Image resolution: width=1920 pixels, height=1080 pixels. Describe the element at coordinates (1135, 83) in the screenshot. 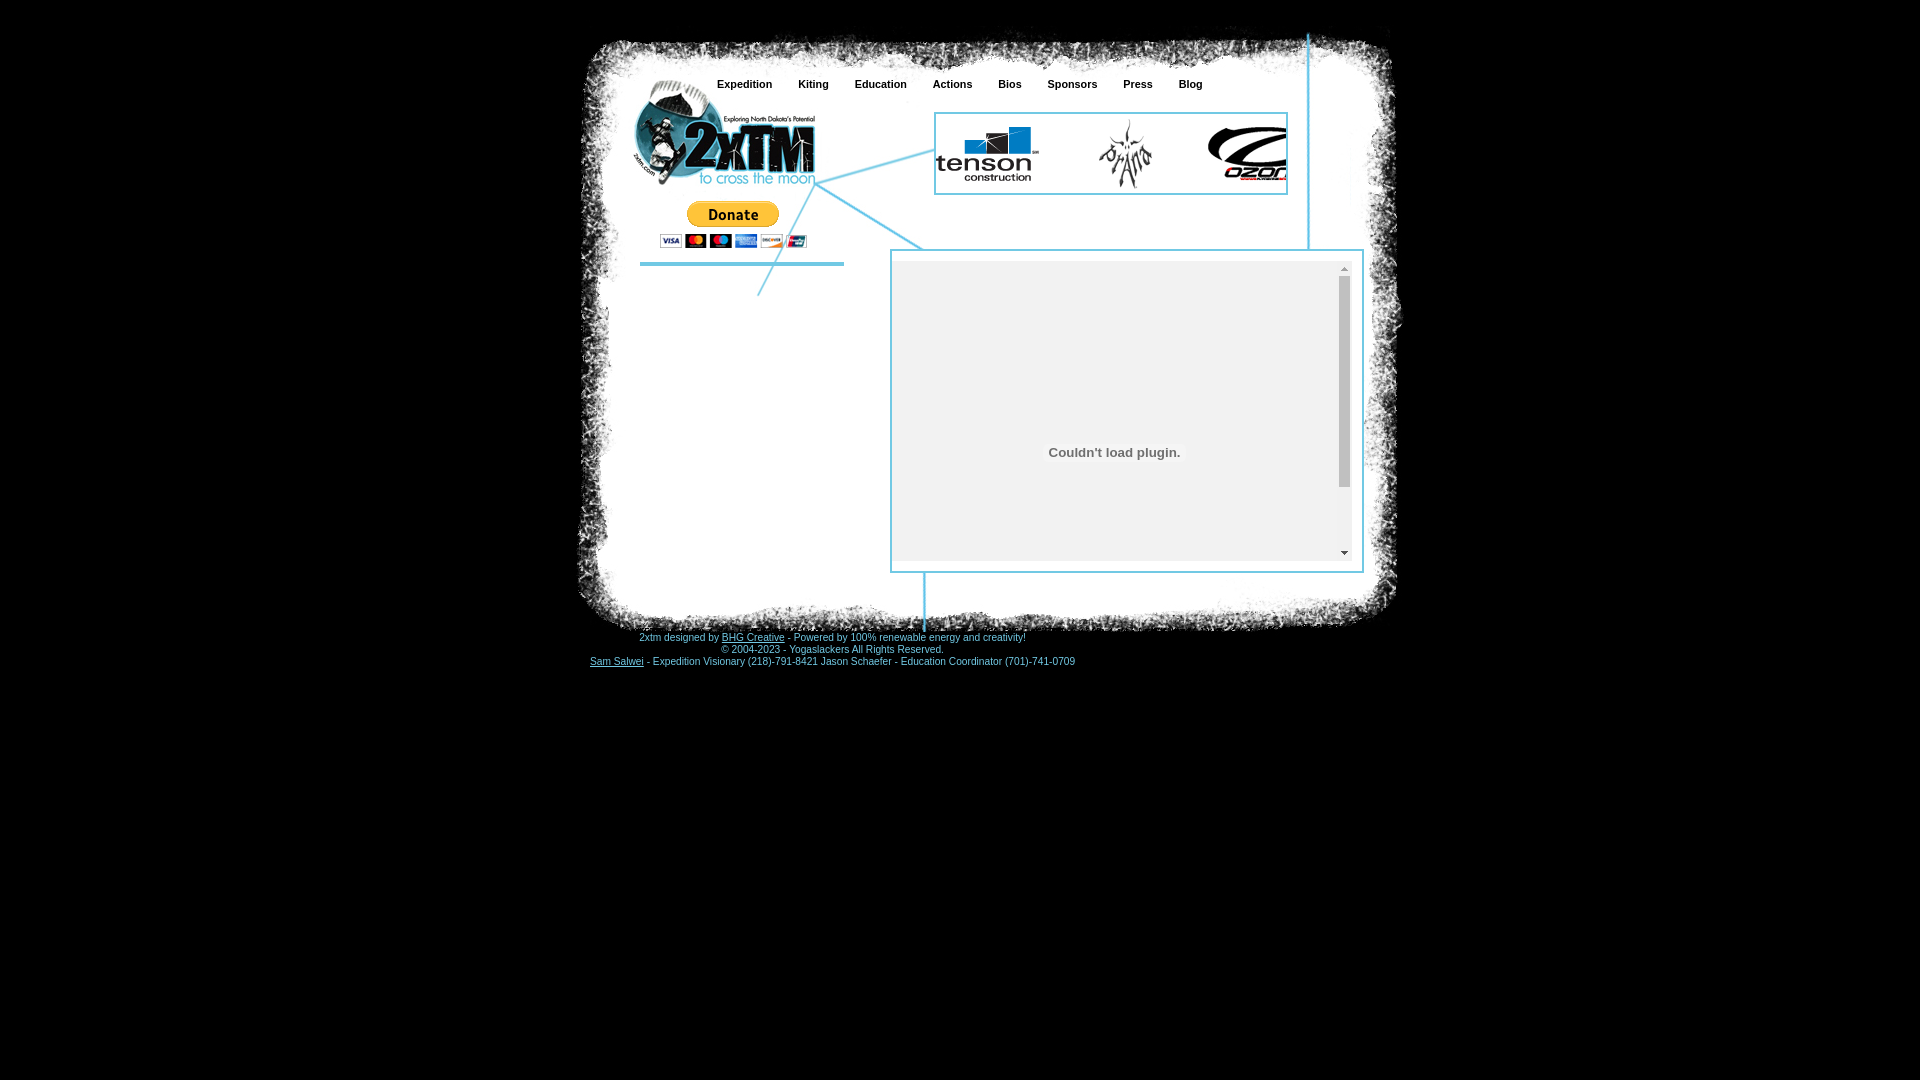

I see `'Press'` at that location.